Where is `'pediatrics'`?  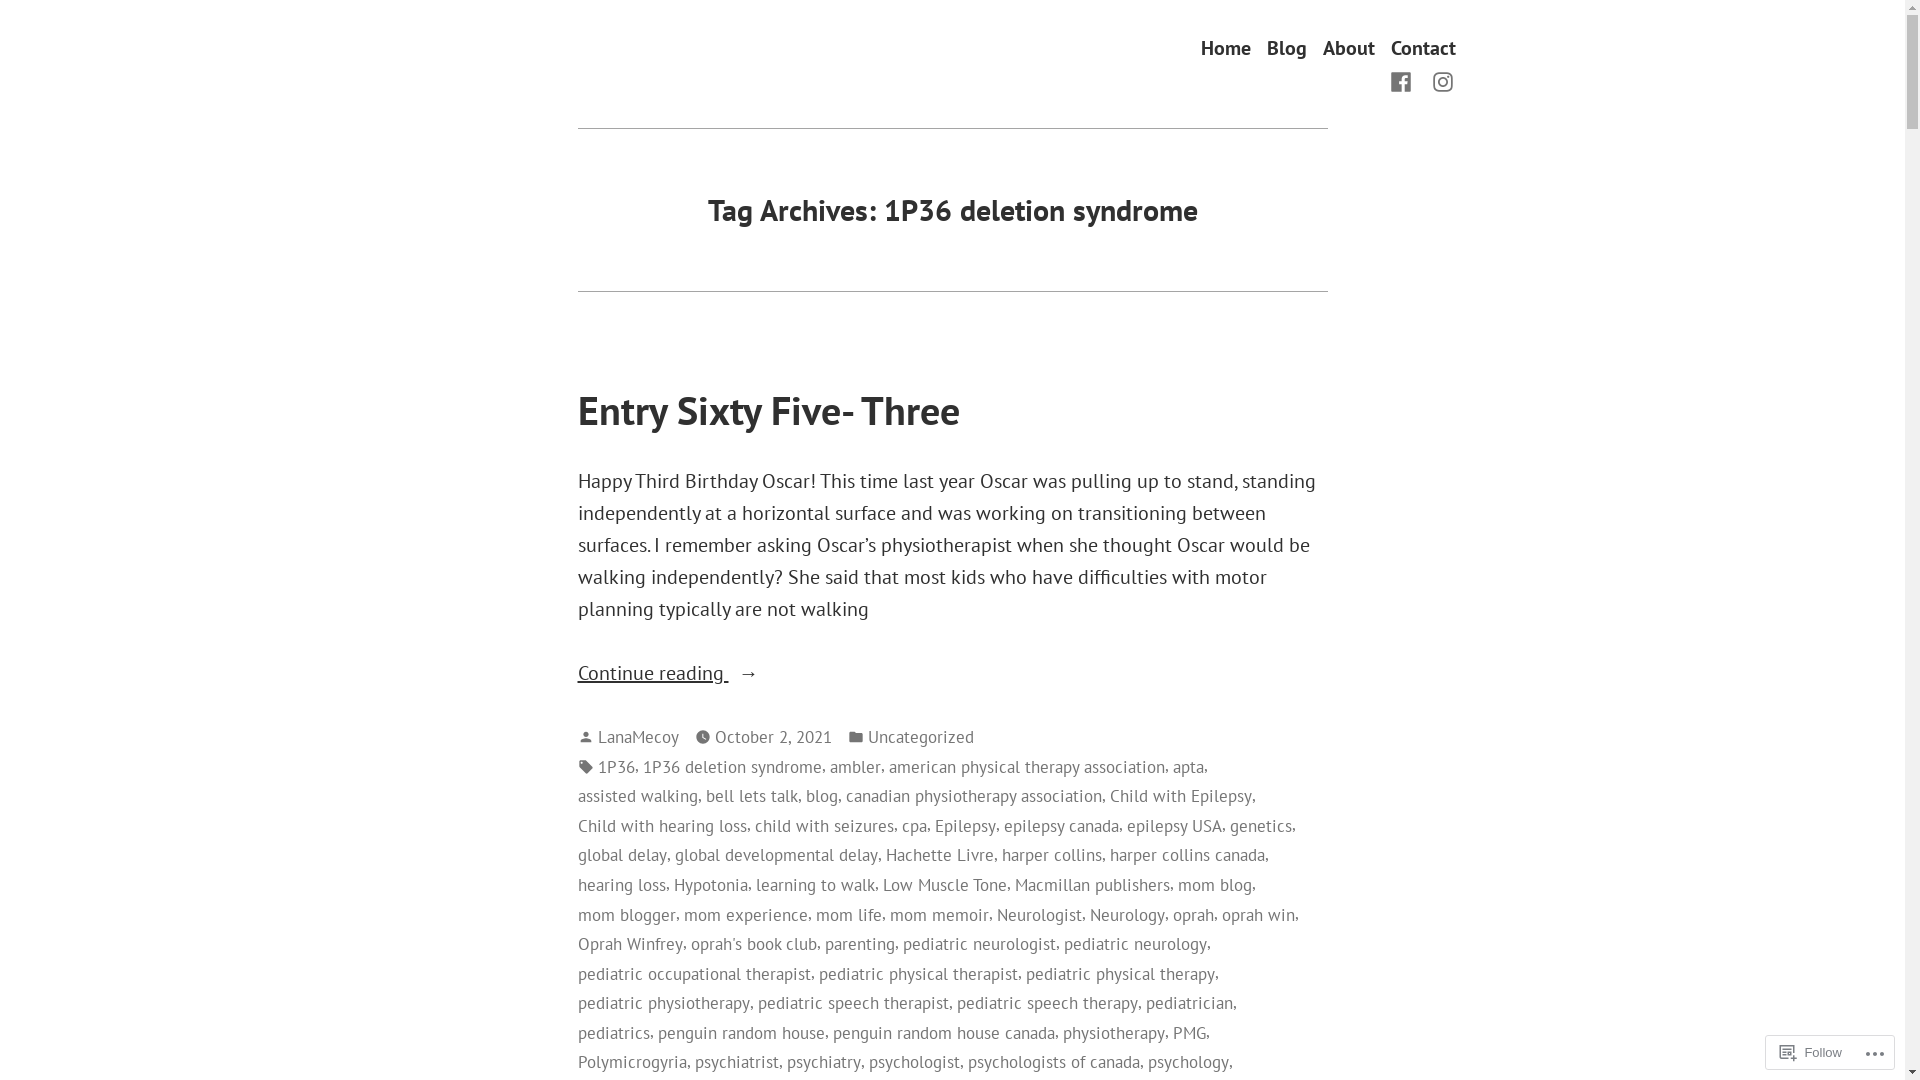 'pediatrics' is located at coordinates (613, 1033).